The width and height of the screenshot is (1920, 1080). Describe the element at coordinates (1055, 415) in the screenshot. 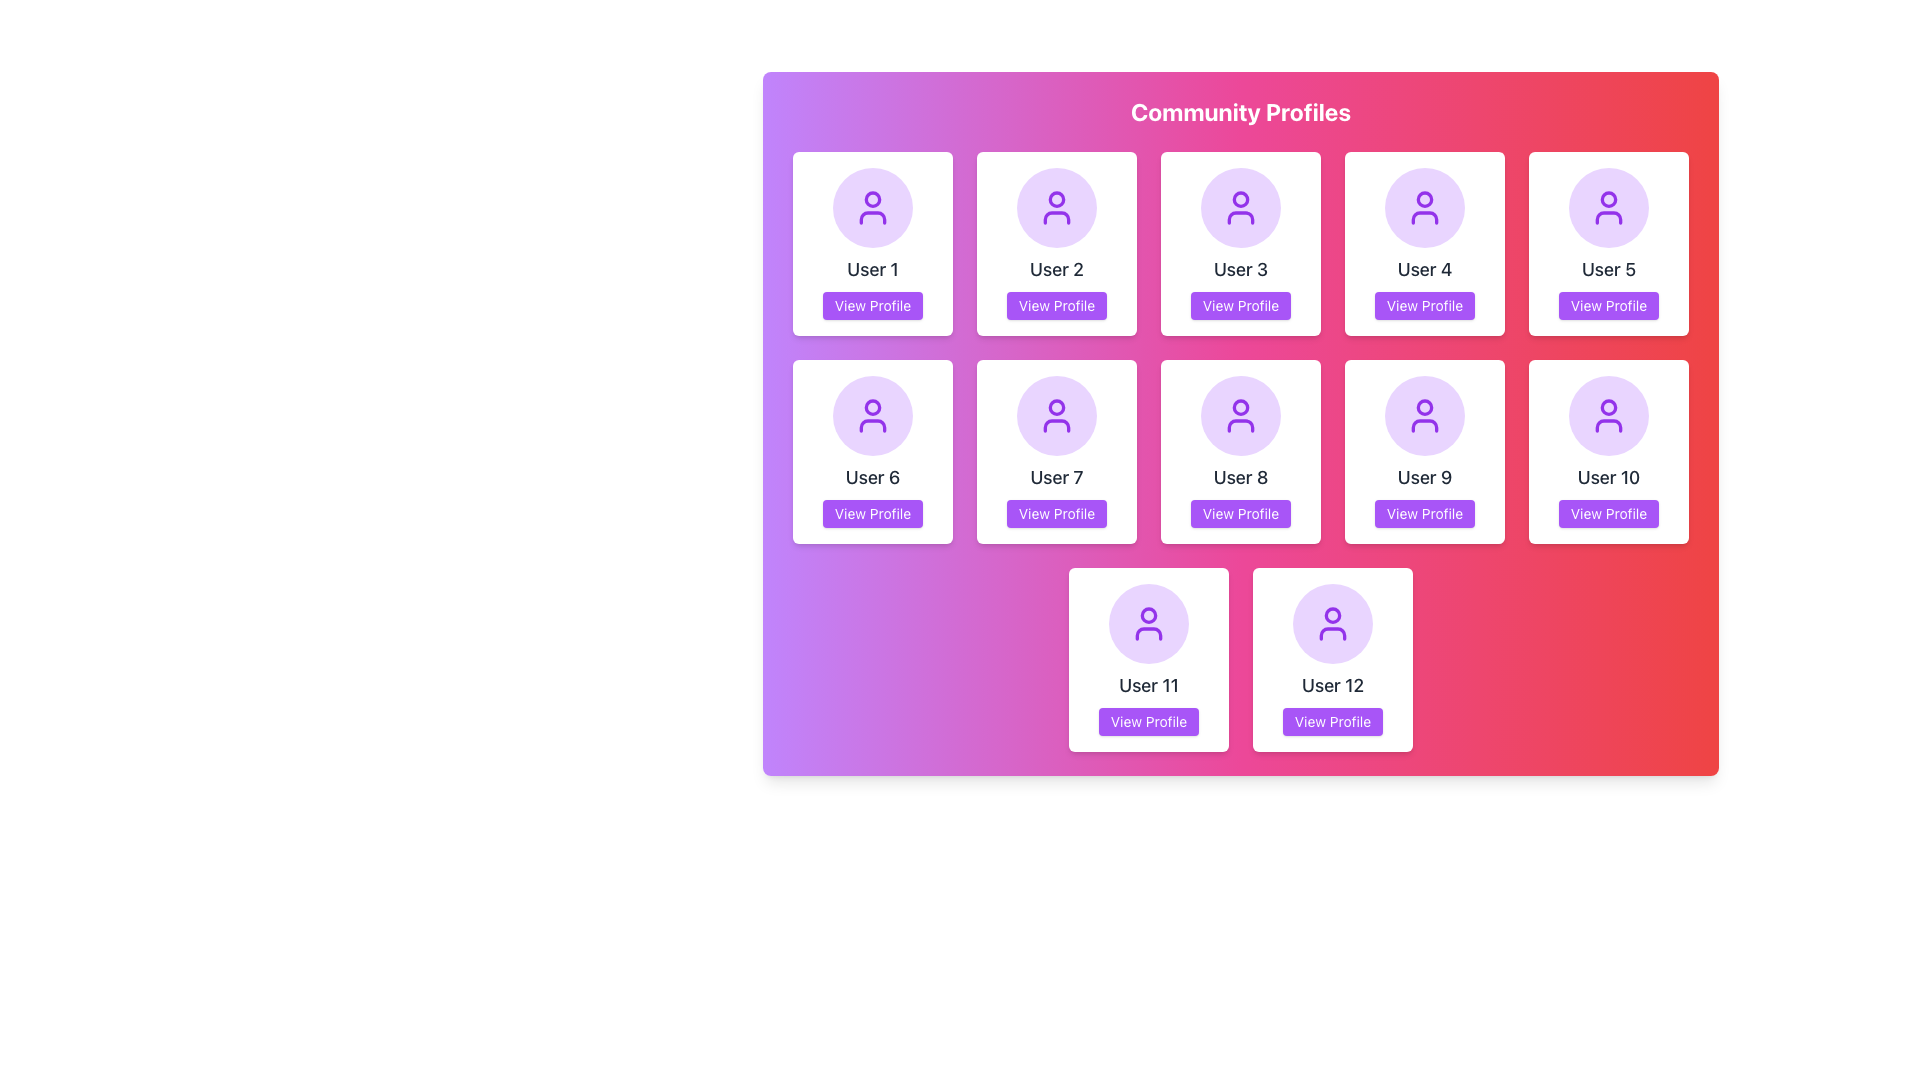

I see `the User Icon Graphic for 'User 7', which is the seventh profile element in a grid layout, located in the center row and second from the left` at that location.